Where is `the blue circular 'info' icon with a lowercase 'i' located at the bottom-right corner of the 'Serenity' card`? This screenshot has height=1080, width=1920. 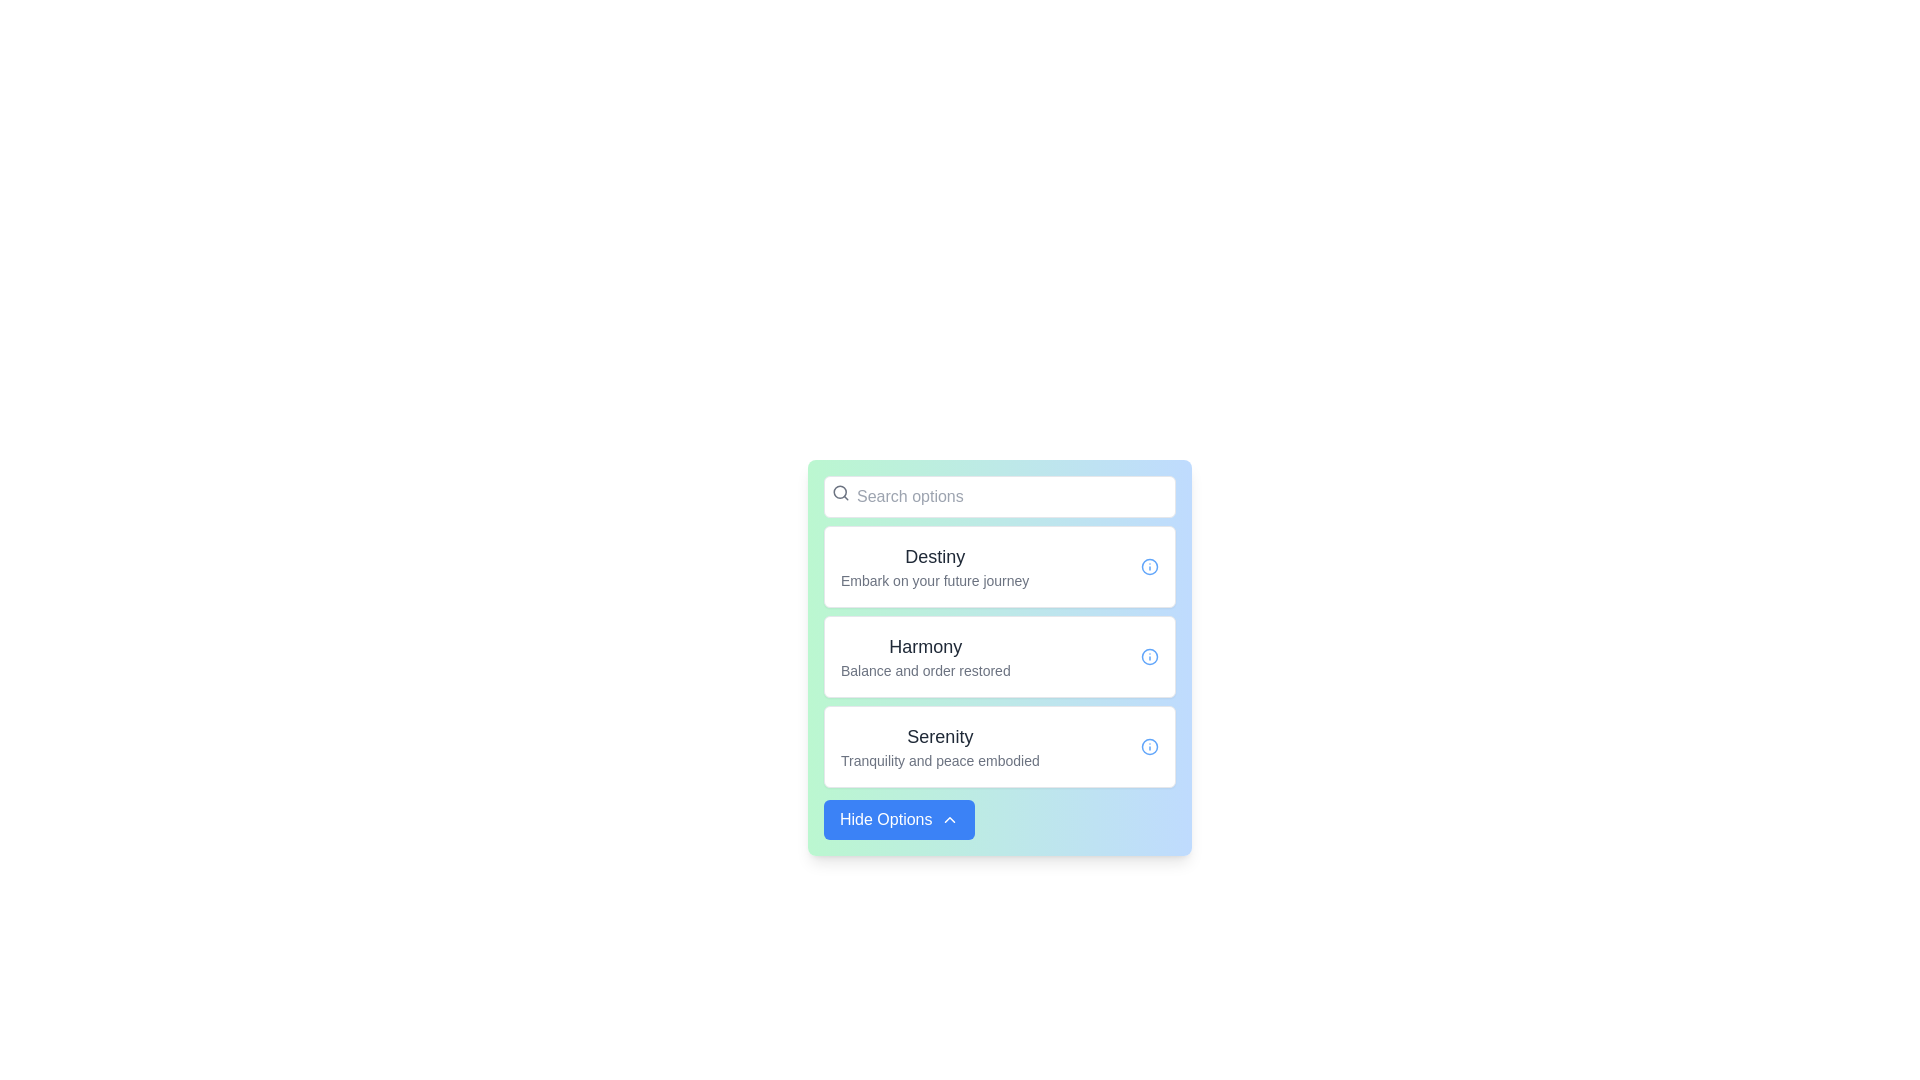
the blue circular 'info' icon with a lowercase 'i' located at the bottom-right corner of the 'Serenity' card is located at coordinates (1150, 747).